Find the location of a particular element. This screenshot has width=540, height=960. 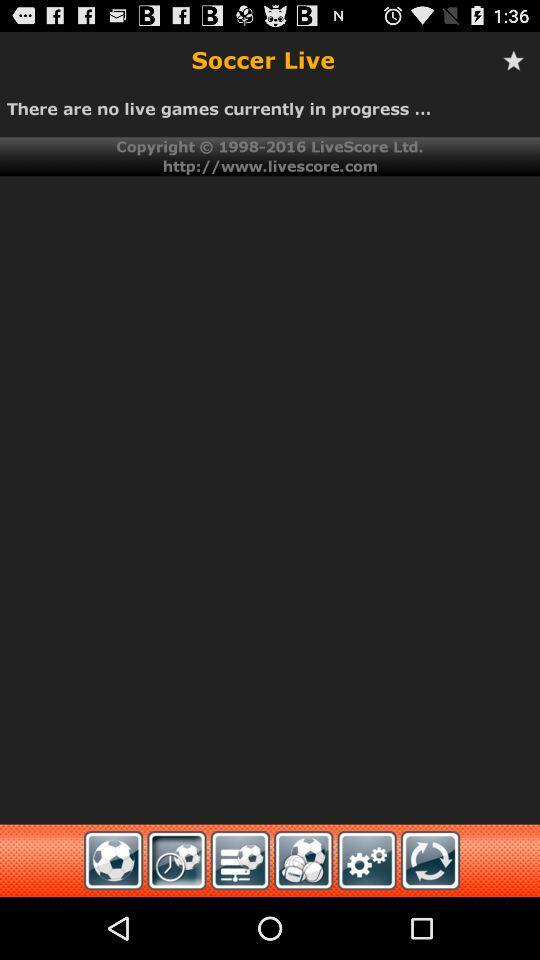

fourth icon at bottom of page is located at coordinates (302, 859).